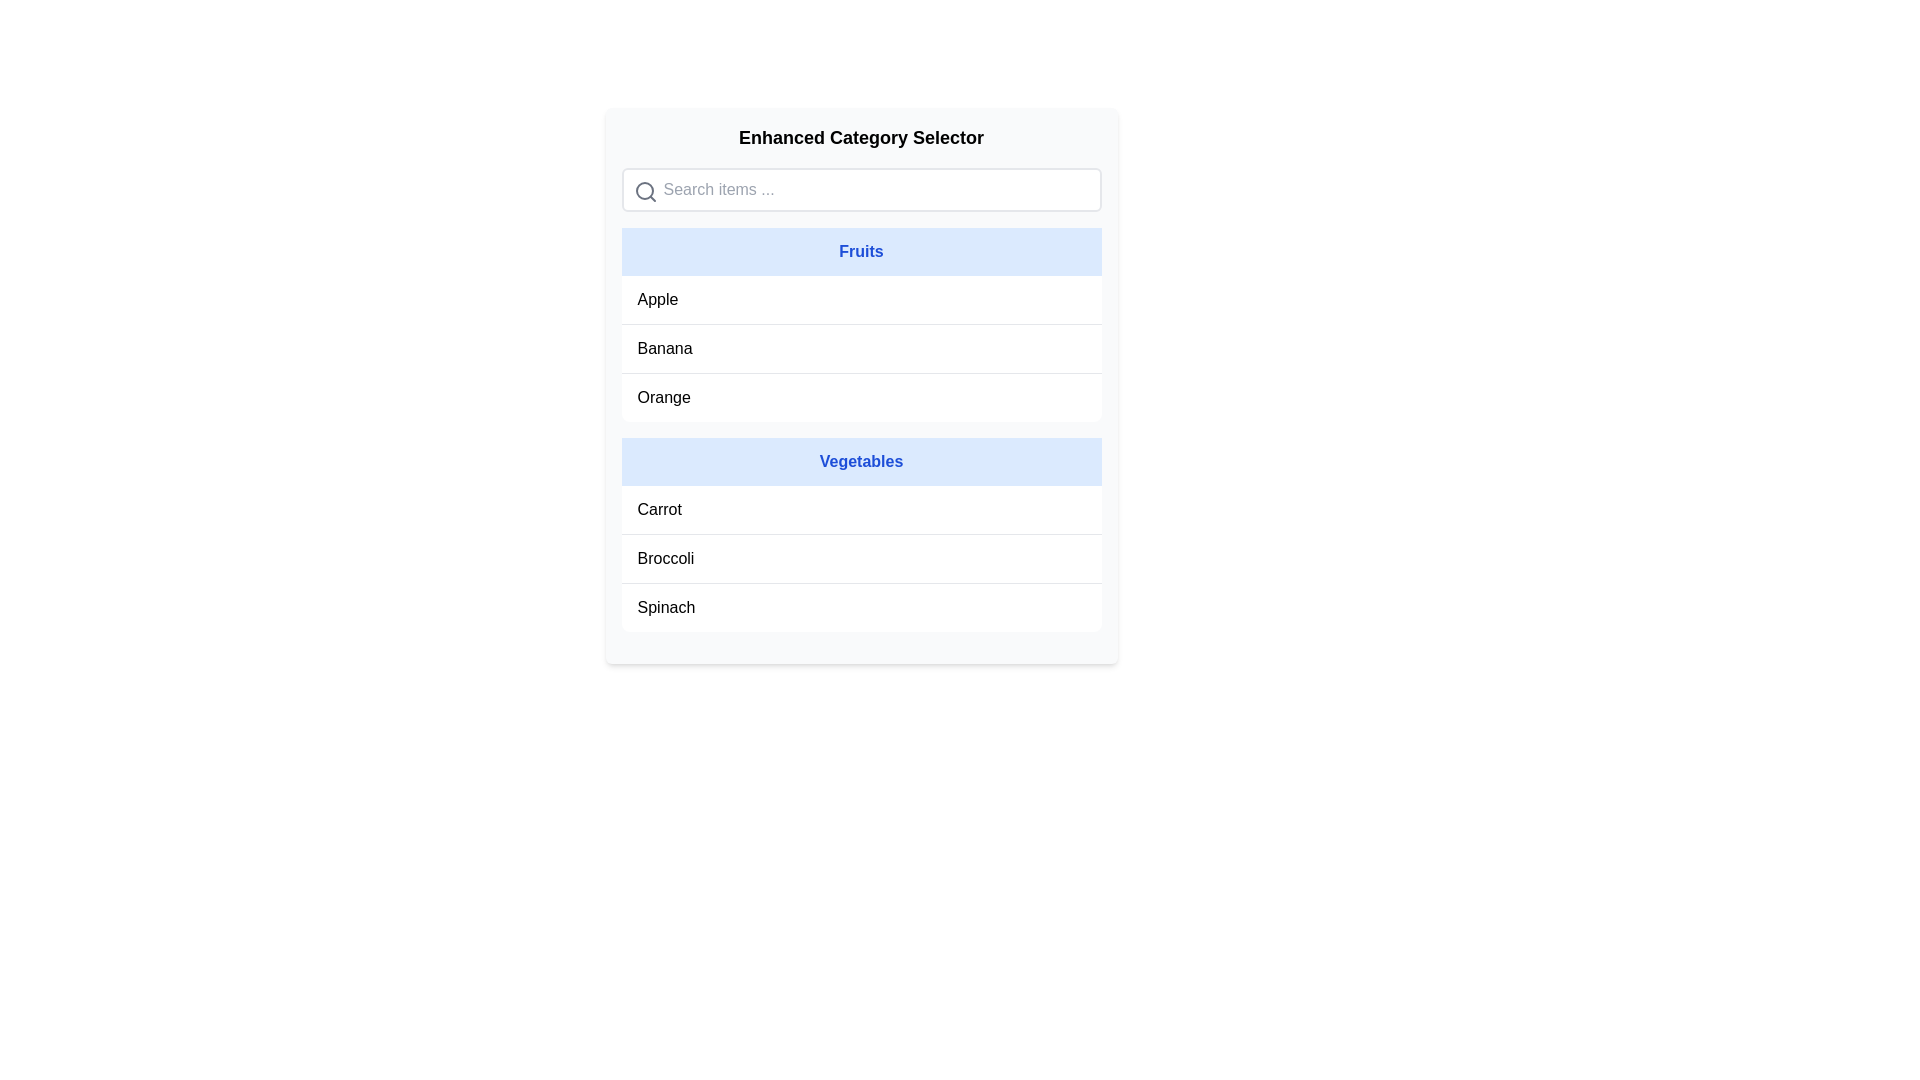  Describe the element at coordinates (861, 300) in the screenshot. I see `the first list item labeled 'Apple'` at that location.